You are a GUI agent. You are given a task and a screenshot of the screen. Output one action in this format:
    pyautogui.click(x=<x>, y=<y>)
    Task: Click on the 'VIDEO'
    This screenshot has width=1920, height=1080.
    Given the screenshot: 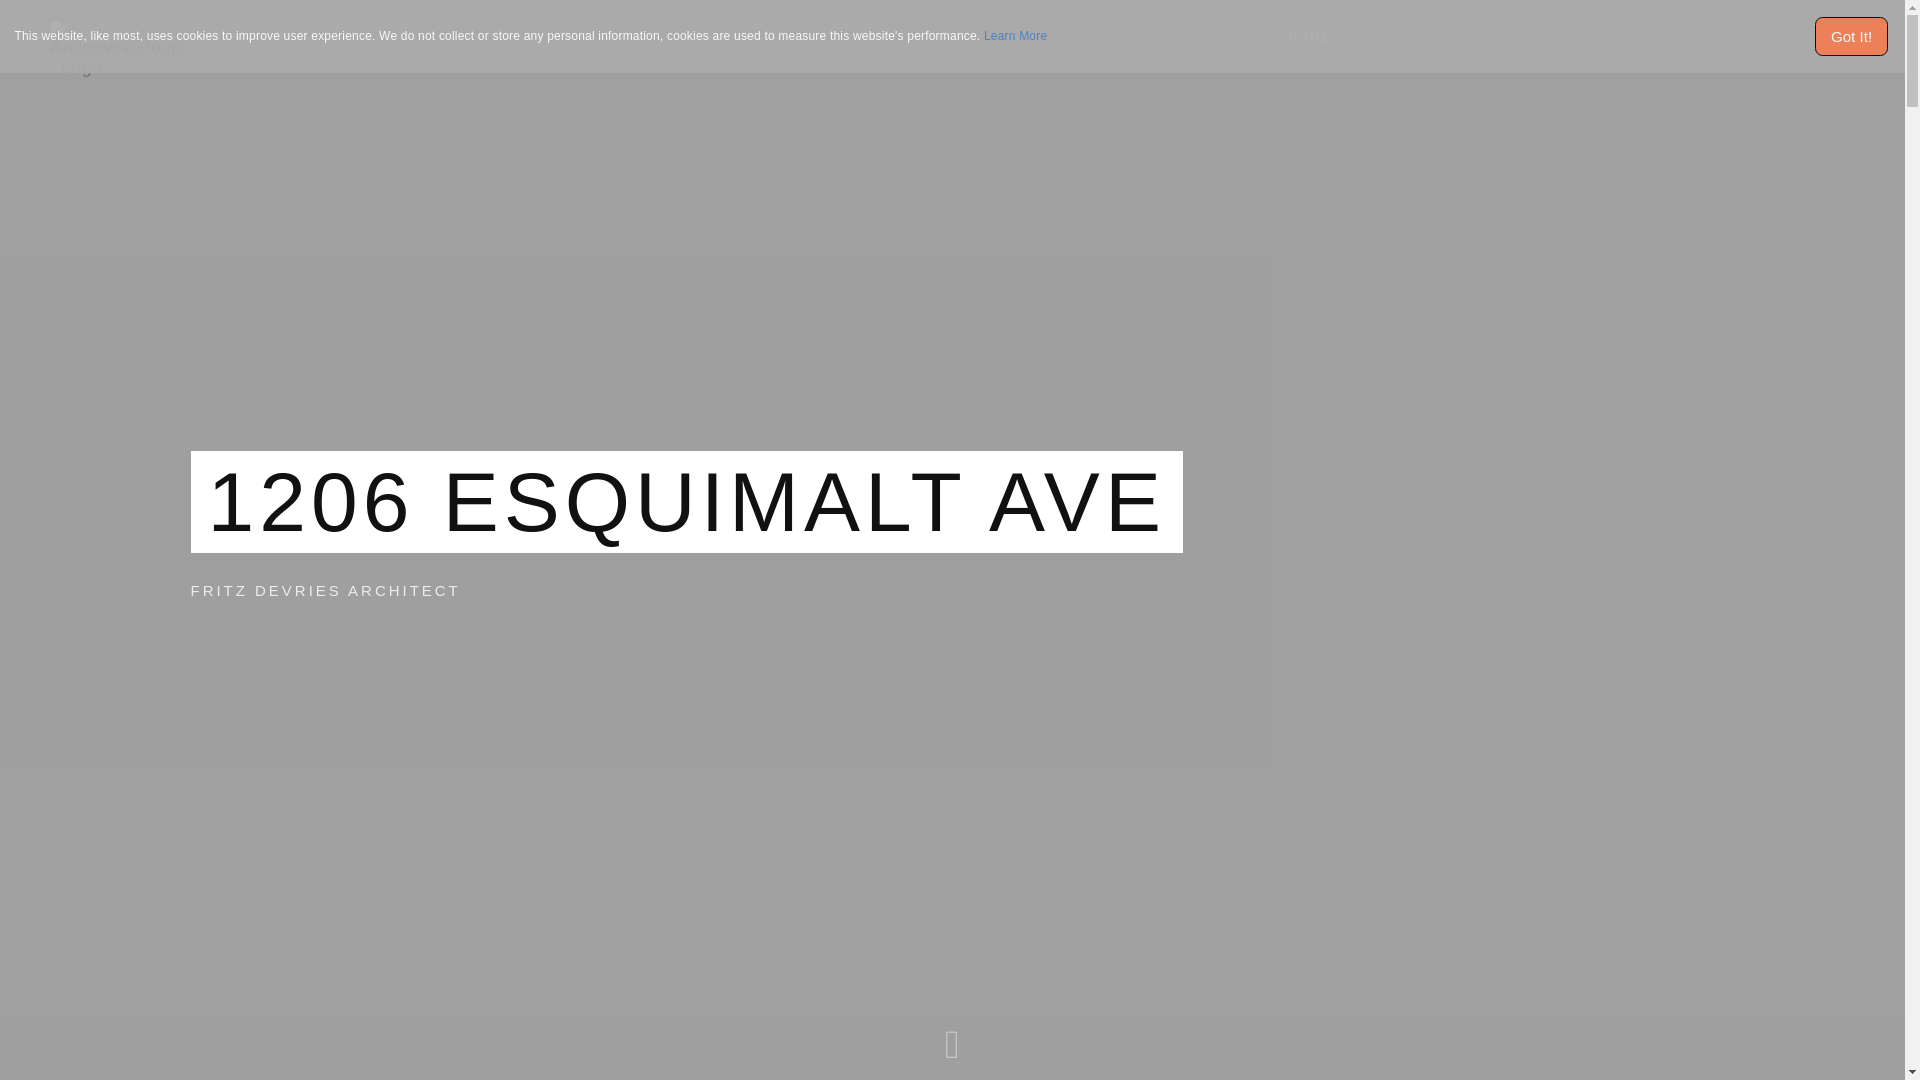 What is the action you would take?
    pyautogui.click(x=1597, y=37)
    